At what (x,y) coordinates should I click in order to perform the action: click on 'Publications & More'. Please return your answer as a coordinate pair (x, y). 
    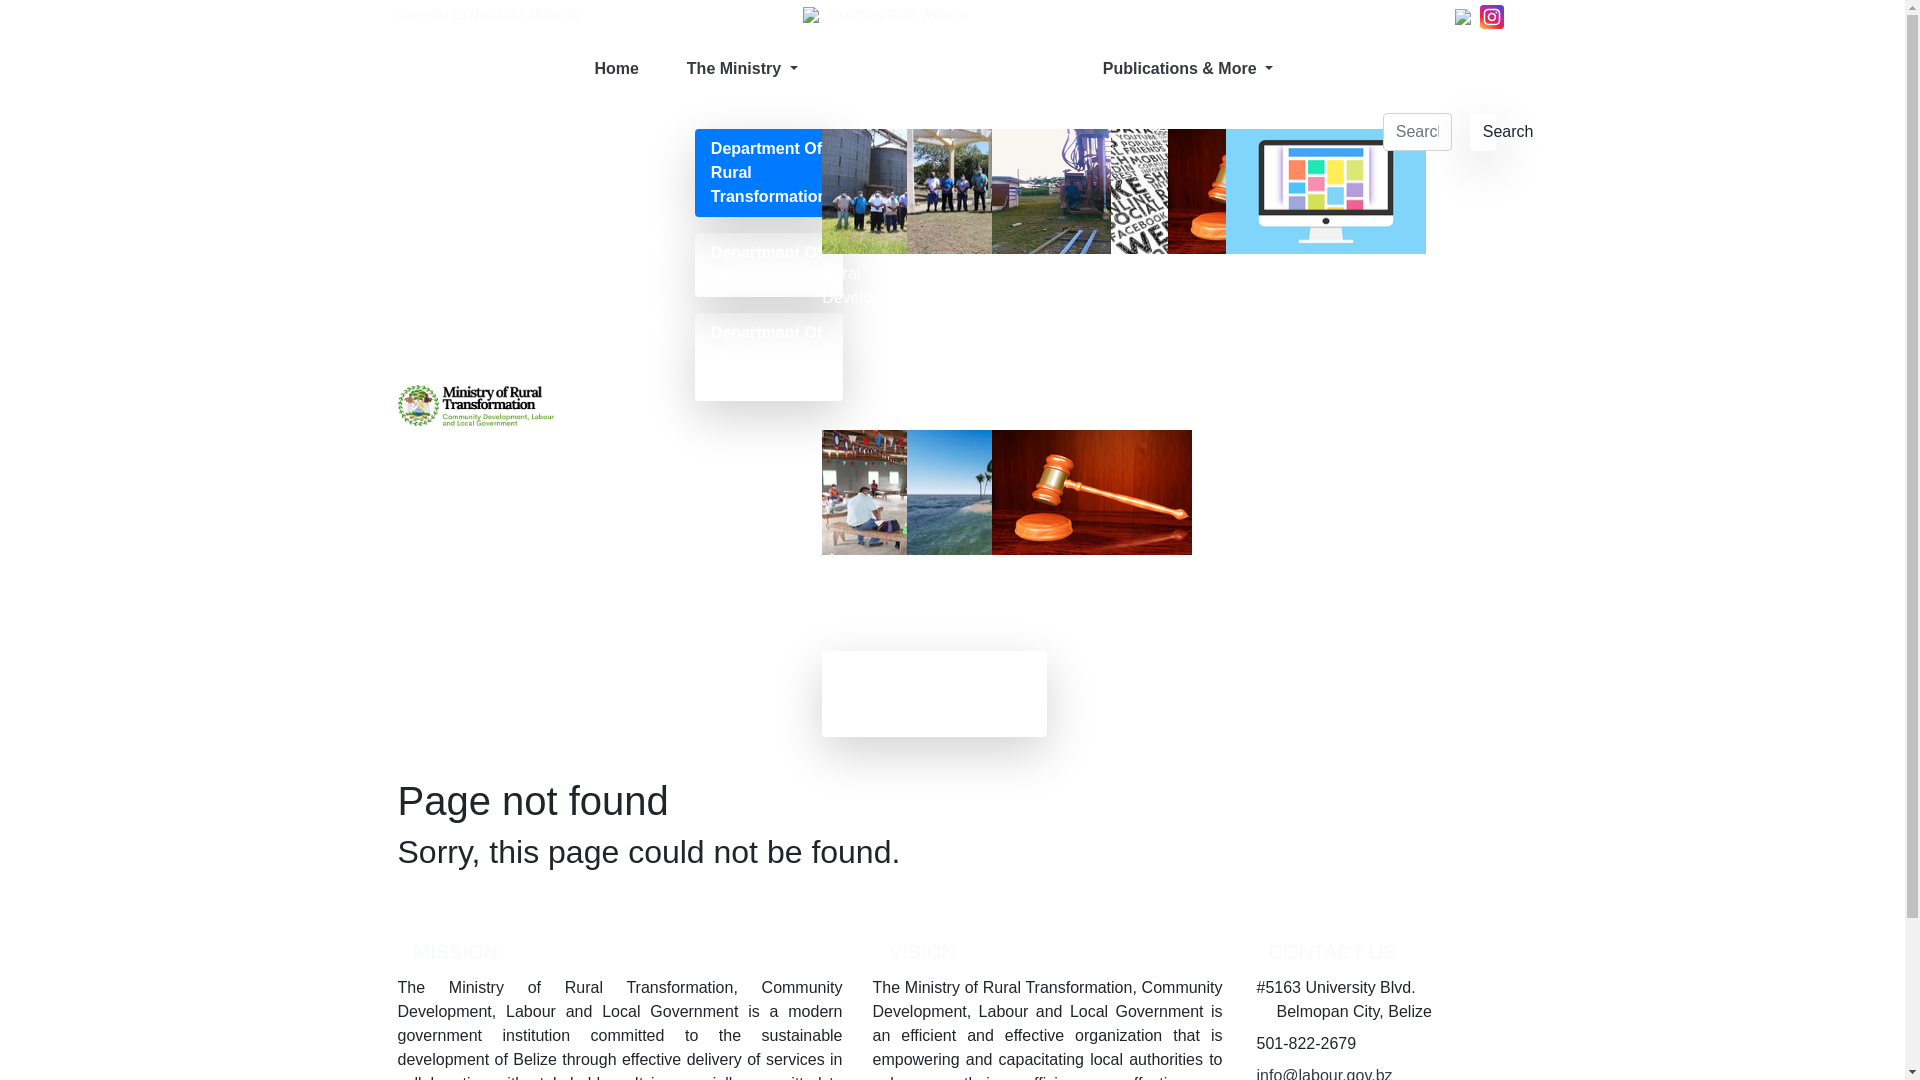
    Looking at the image, I should click on (1078, 68).